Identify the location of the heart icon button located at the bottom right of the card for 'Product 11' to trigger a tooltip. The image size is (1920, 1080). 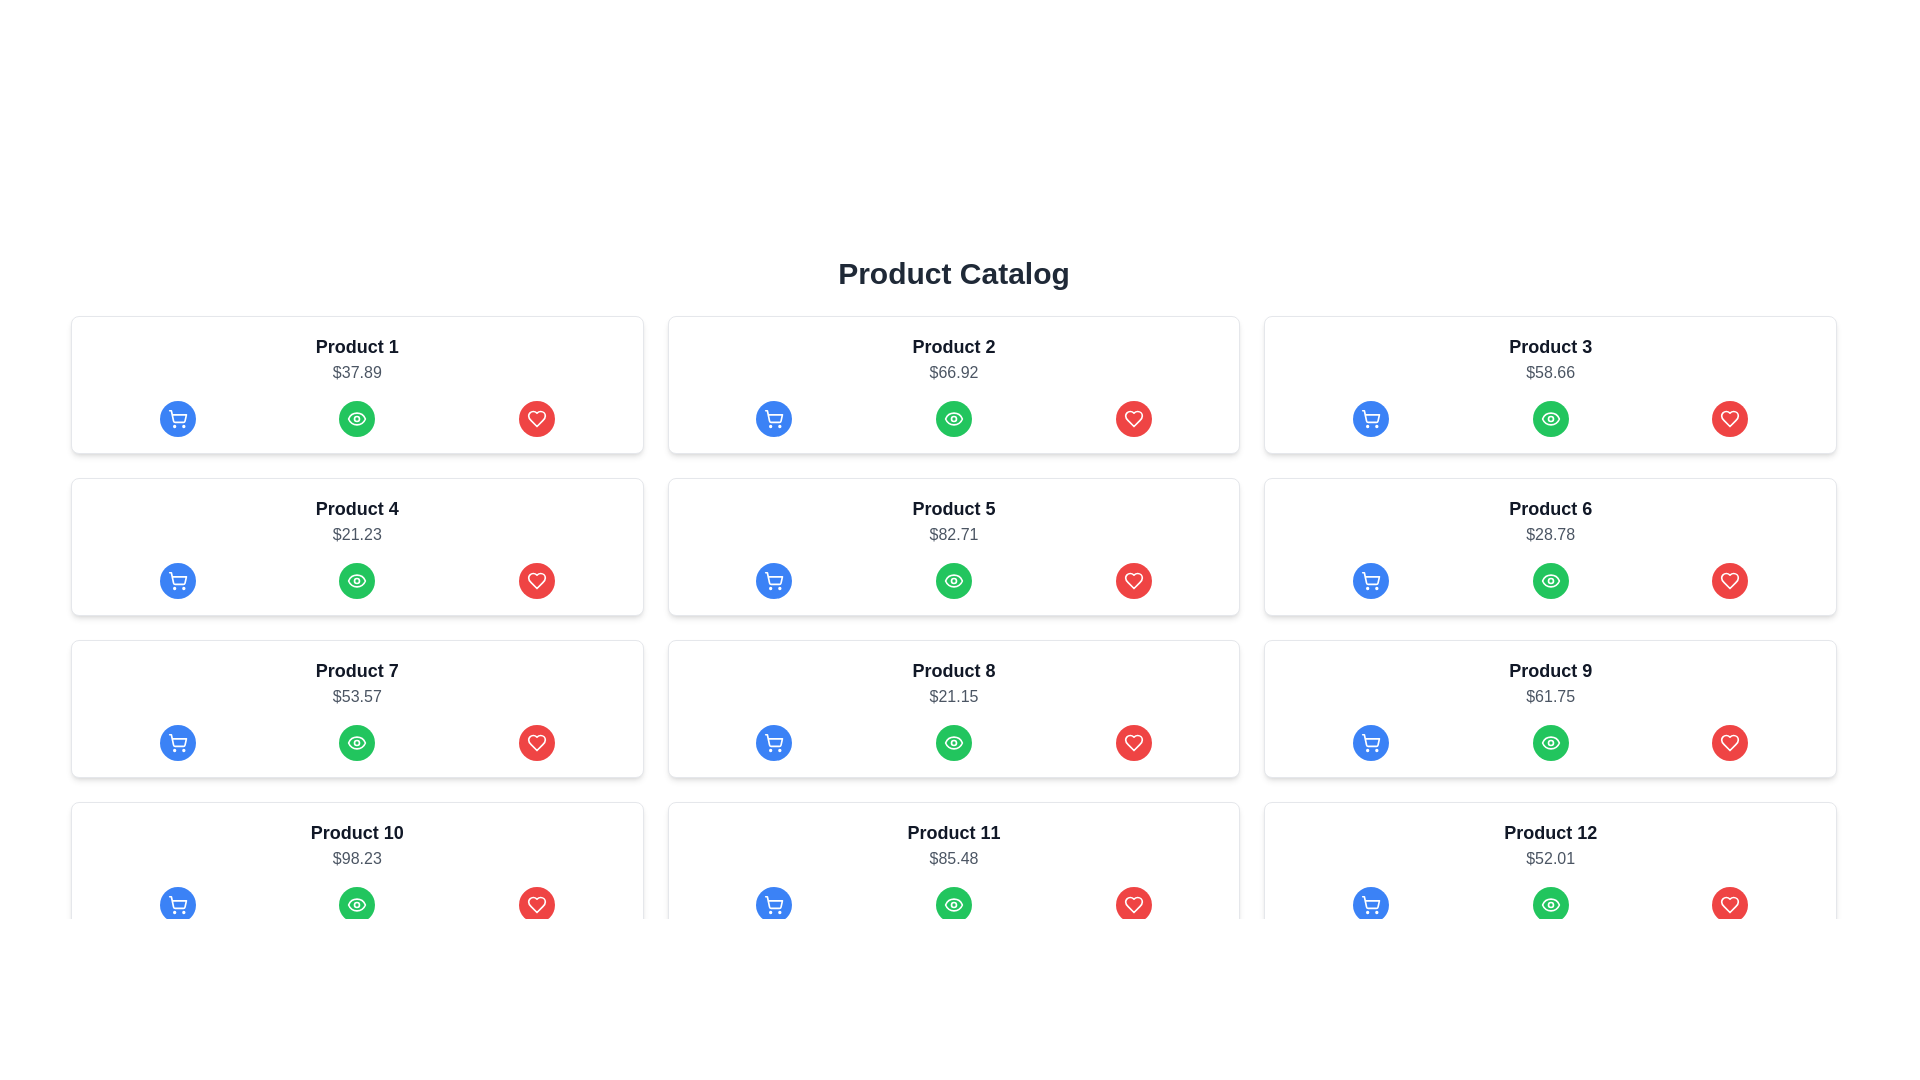
(1133, 905).